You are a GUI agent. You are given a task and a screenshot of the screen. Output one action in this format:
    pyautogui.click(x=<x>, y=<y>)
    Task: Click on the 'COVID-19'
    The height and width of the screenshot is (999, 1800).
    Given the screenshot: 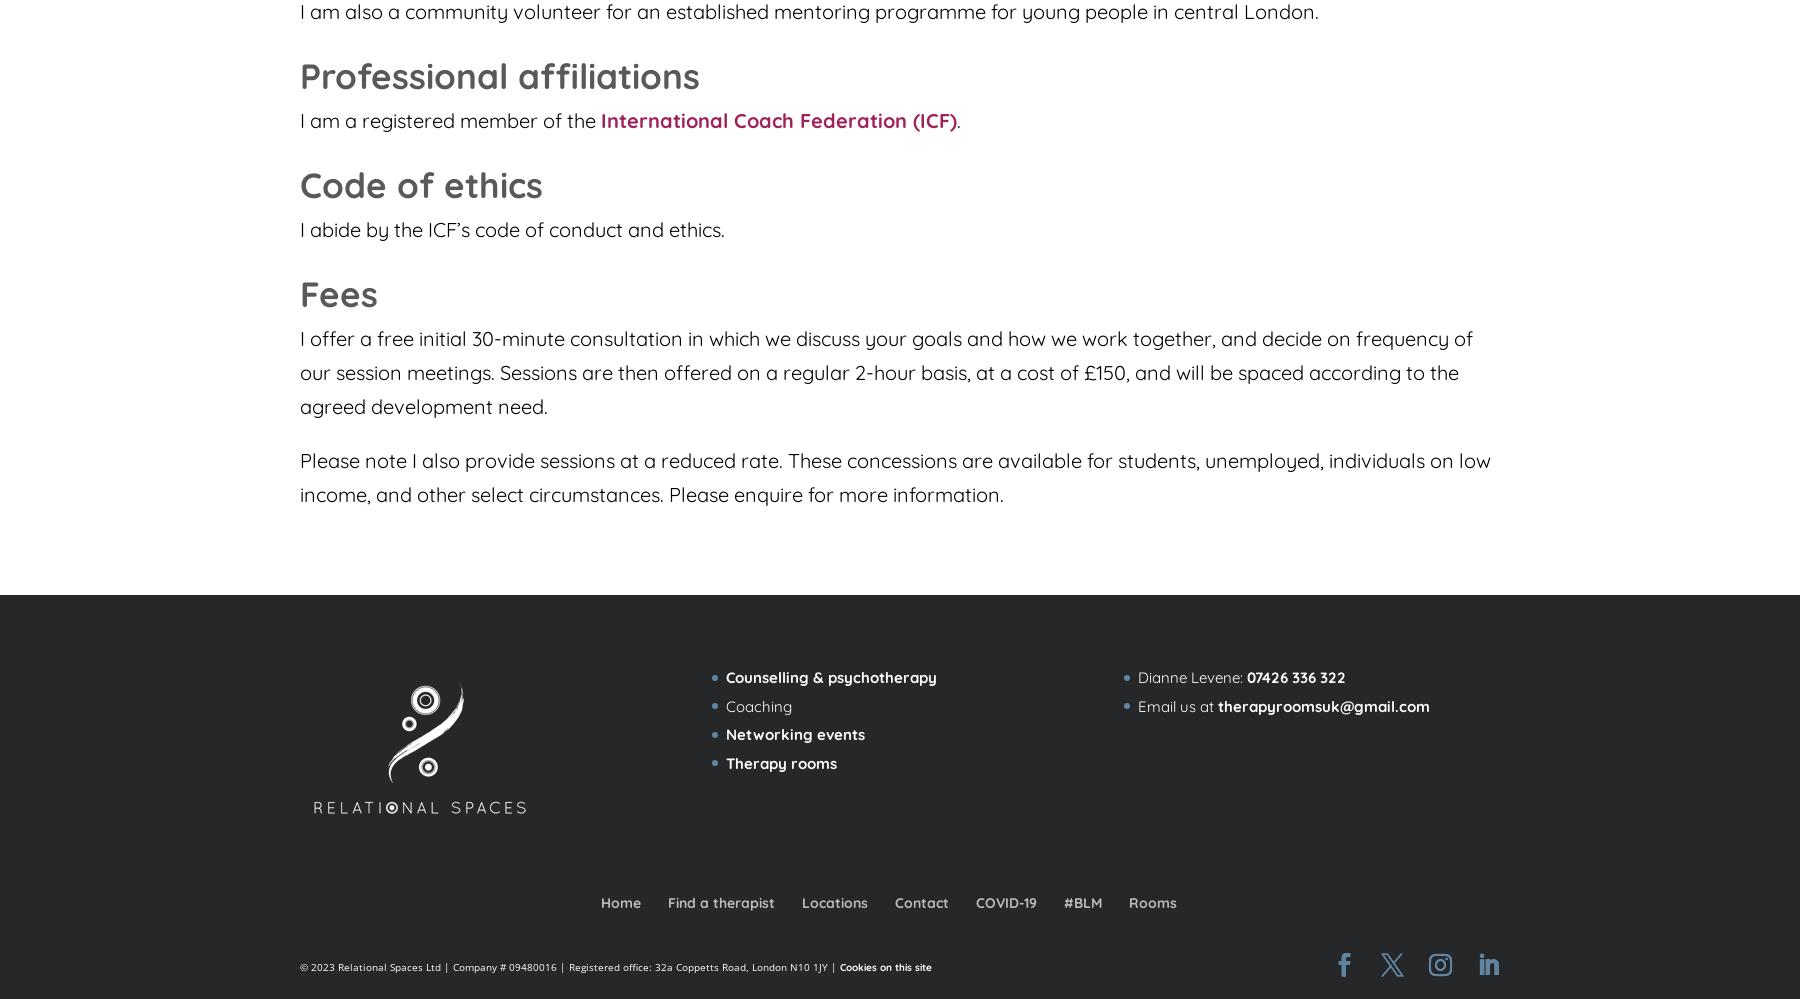 What is the action you would take?
    pyautogui.click(x=1005, y=902)
    